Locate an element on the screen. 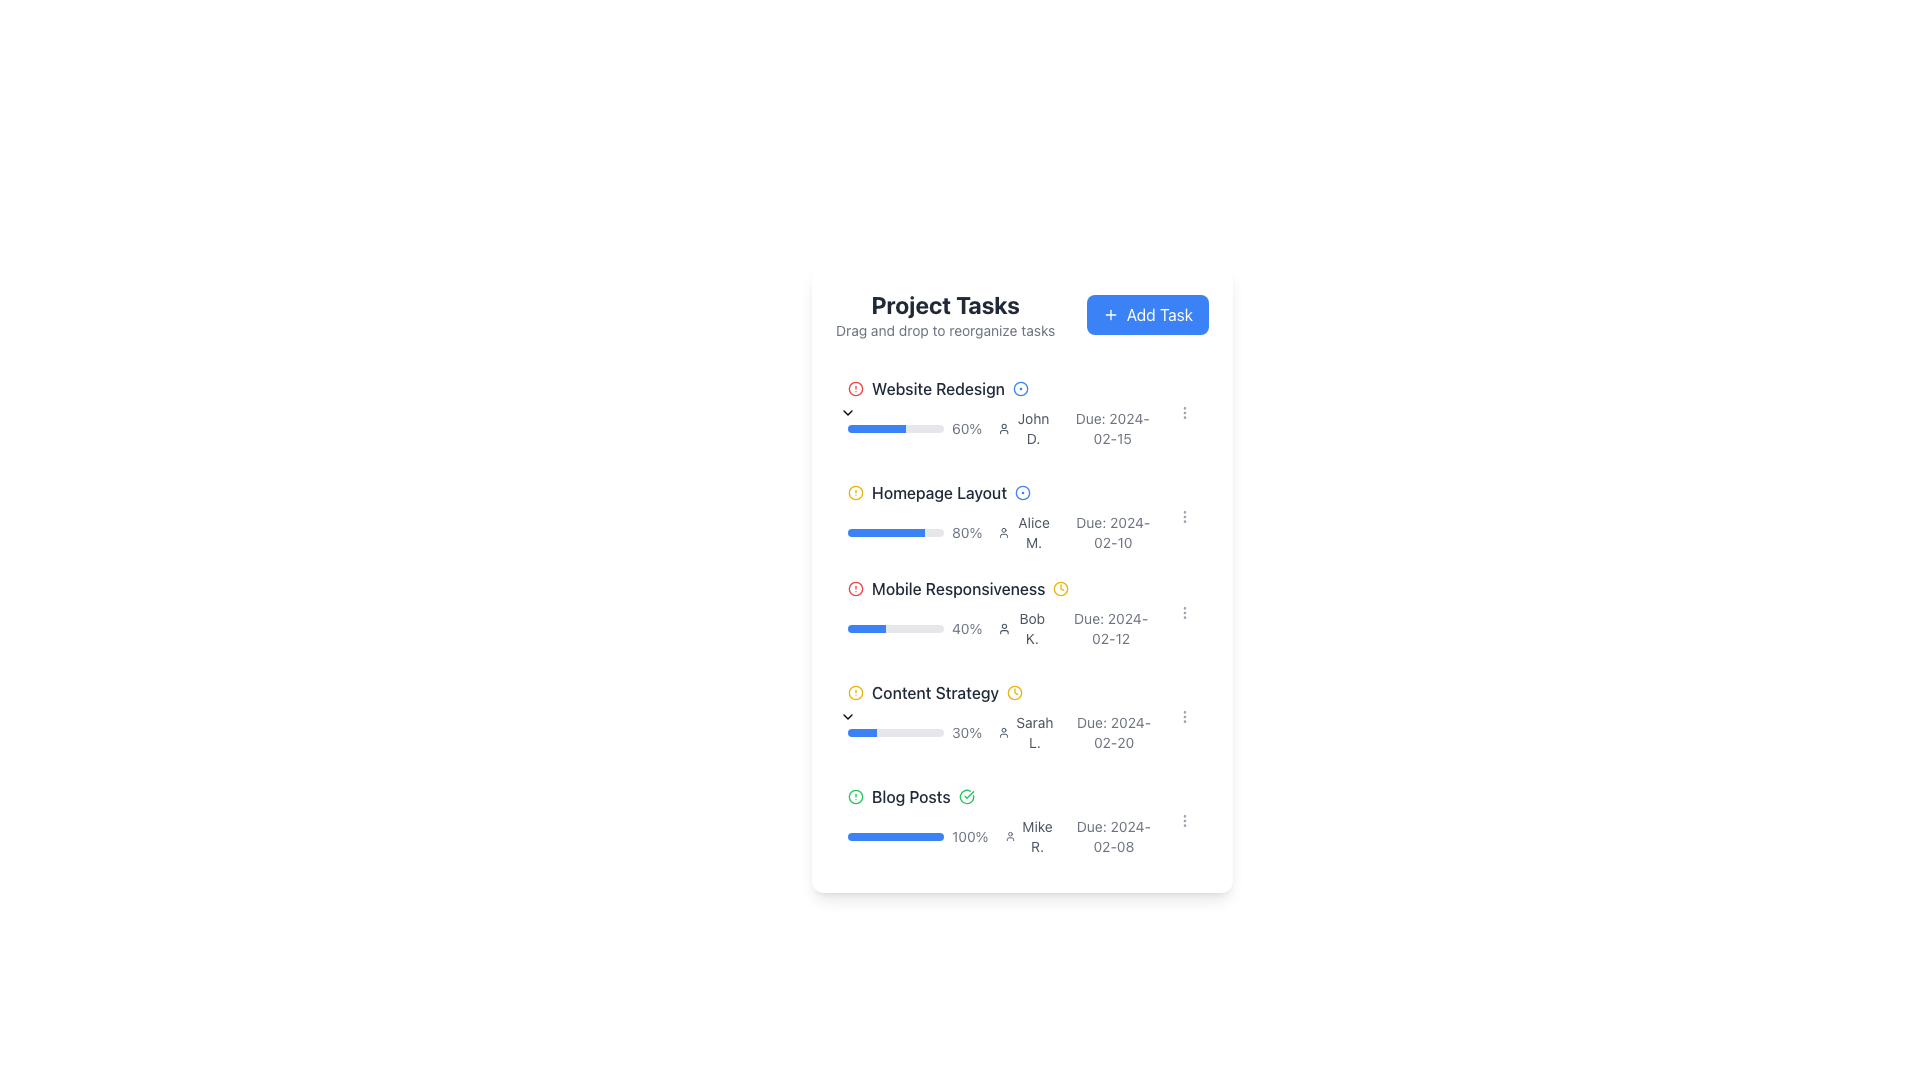 The width and height of the screenshot is (1920, 1080). the icon or button that provides access to additional options related to the 'Website Redesign' task, located near the left edge of the row and slightly to the left of the task's progress bar is located at coordinates (835, 411).